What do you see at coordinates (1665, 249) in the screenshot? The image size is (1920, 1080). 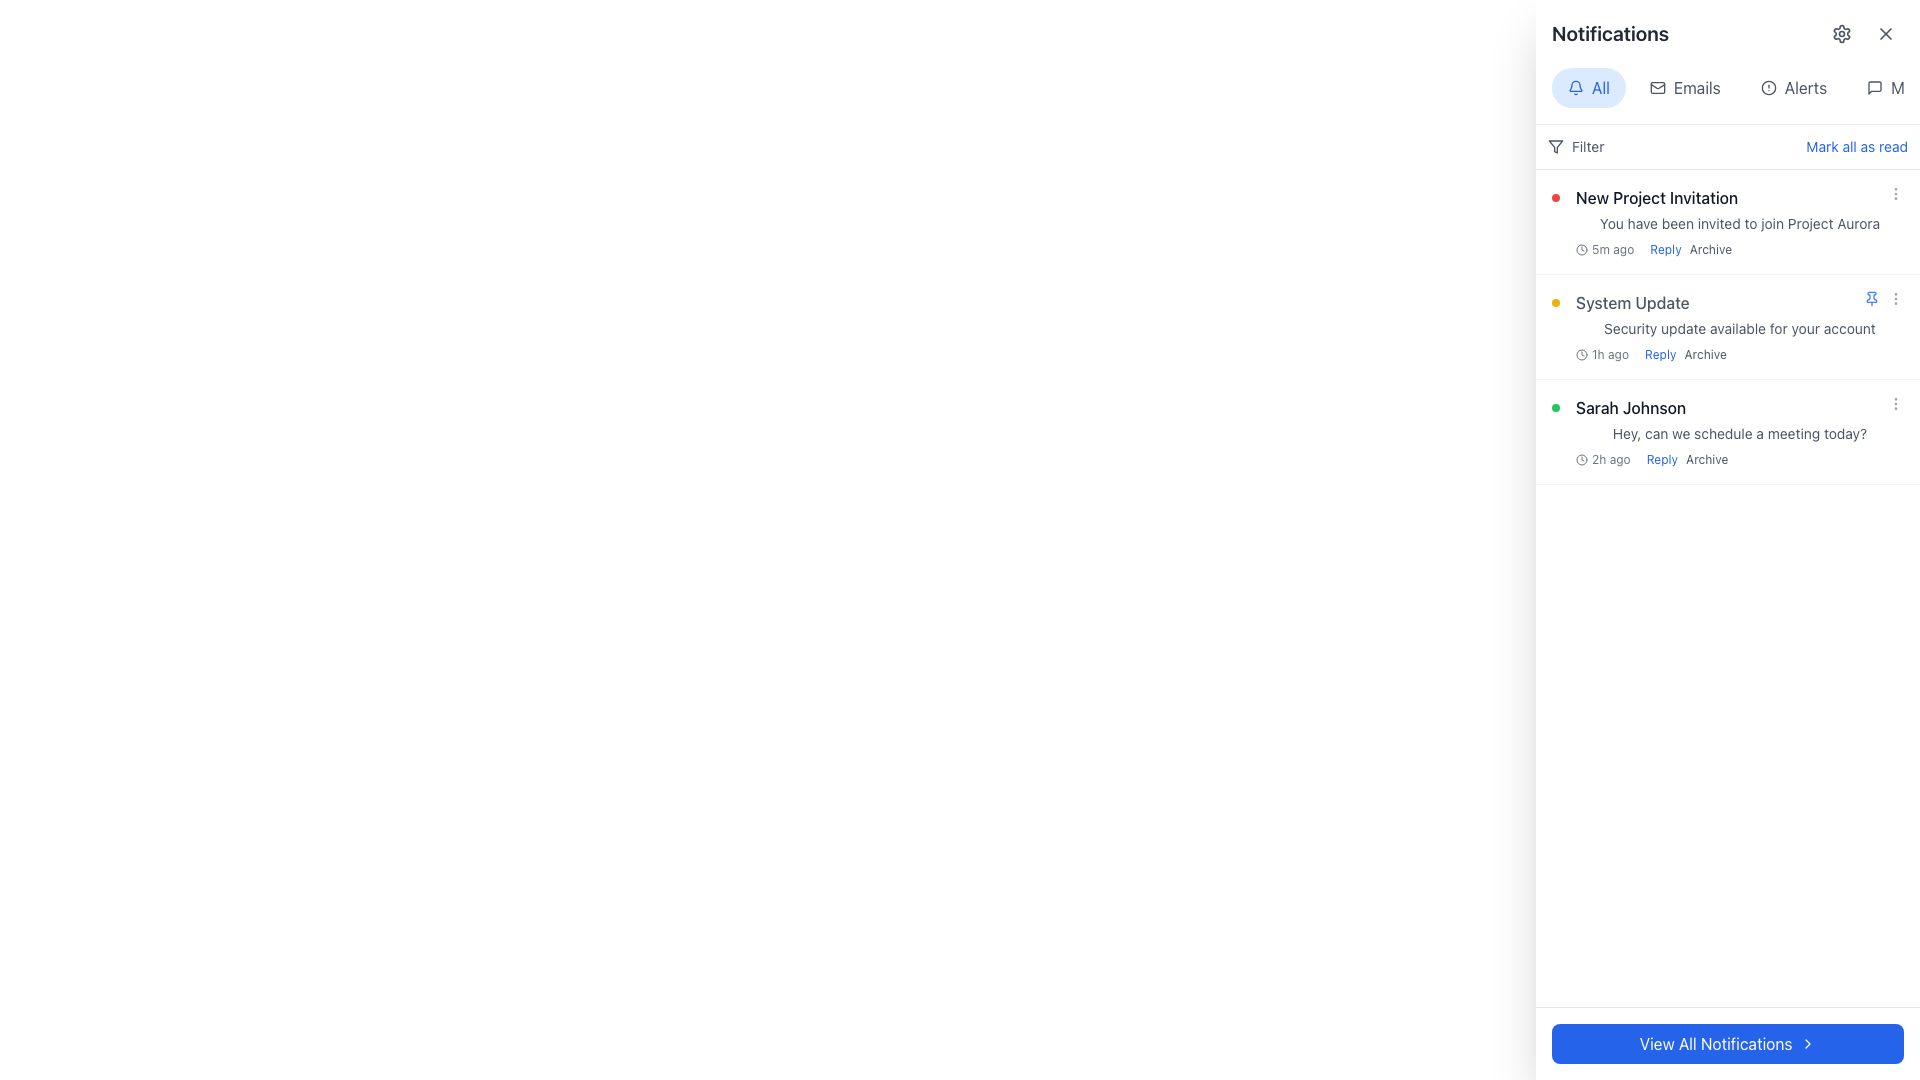 I see `the blue-colored 'Reply' text link, styled with the 'text-xs' class, located to the right of the 'New Project Invitation' section in the notifications list to initiate a reply` at bounding box center [1665, 249].